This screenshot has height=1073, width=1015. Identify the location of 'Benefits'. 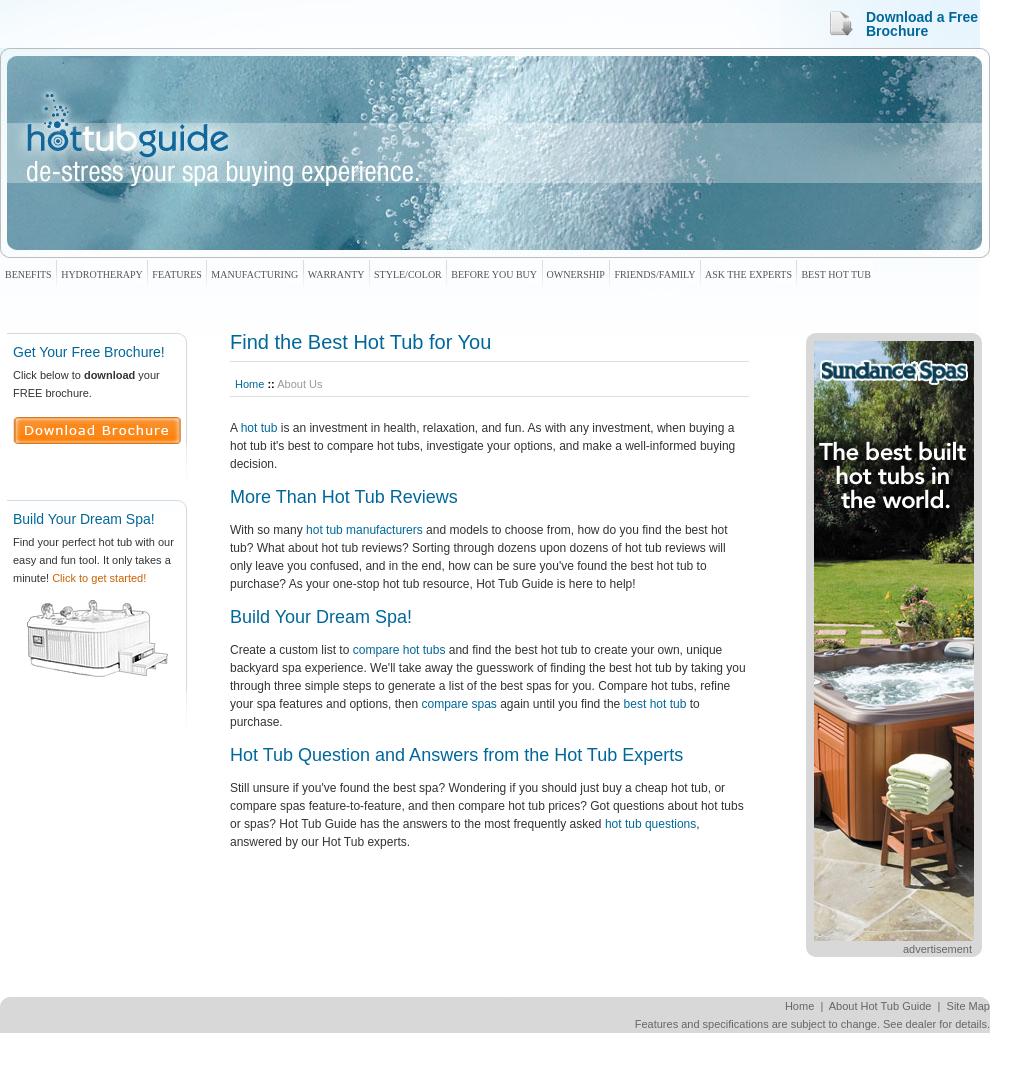
(27, 273).